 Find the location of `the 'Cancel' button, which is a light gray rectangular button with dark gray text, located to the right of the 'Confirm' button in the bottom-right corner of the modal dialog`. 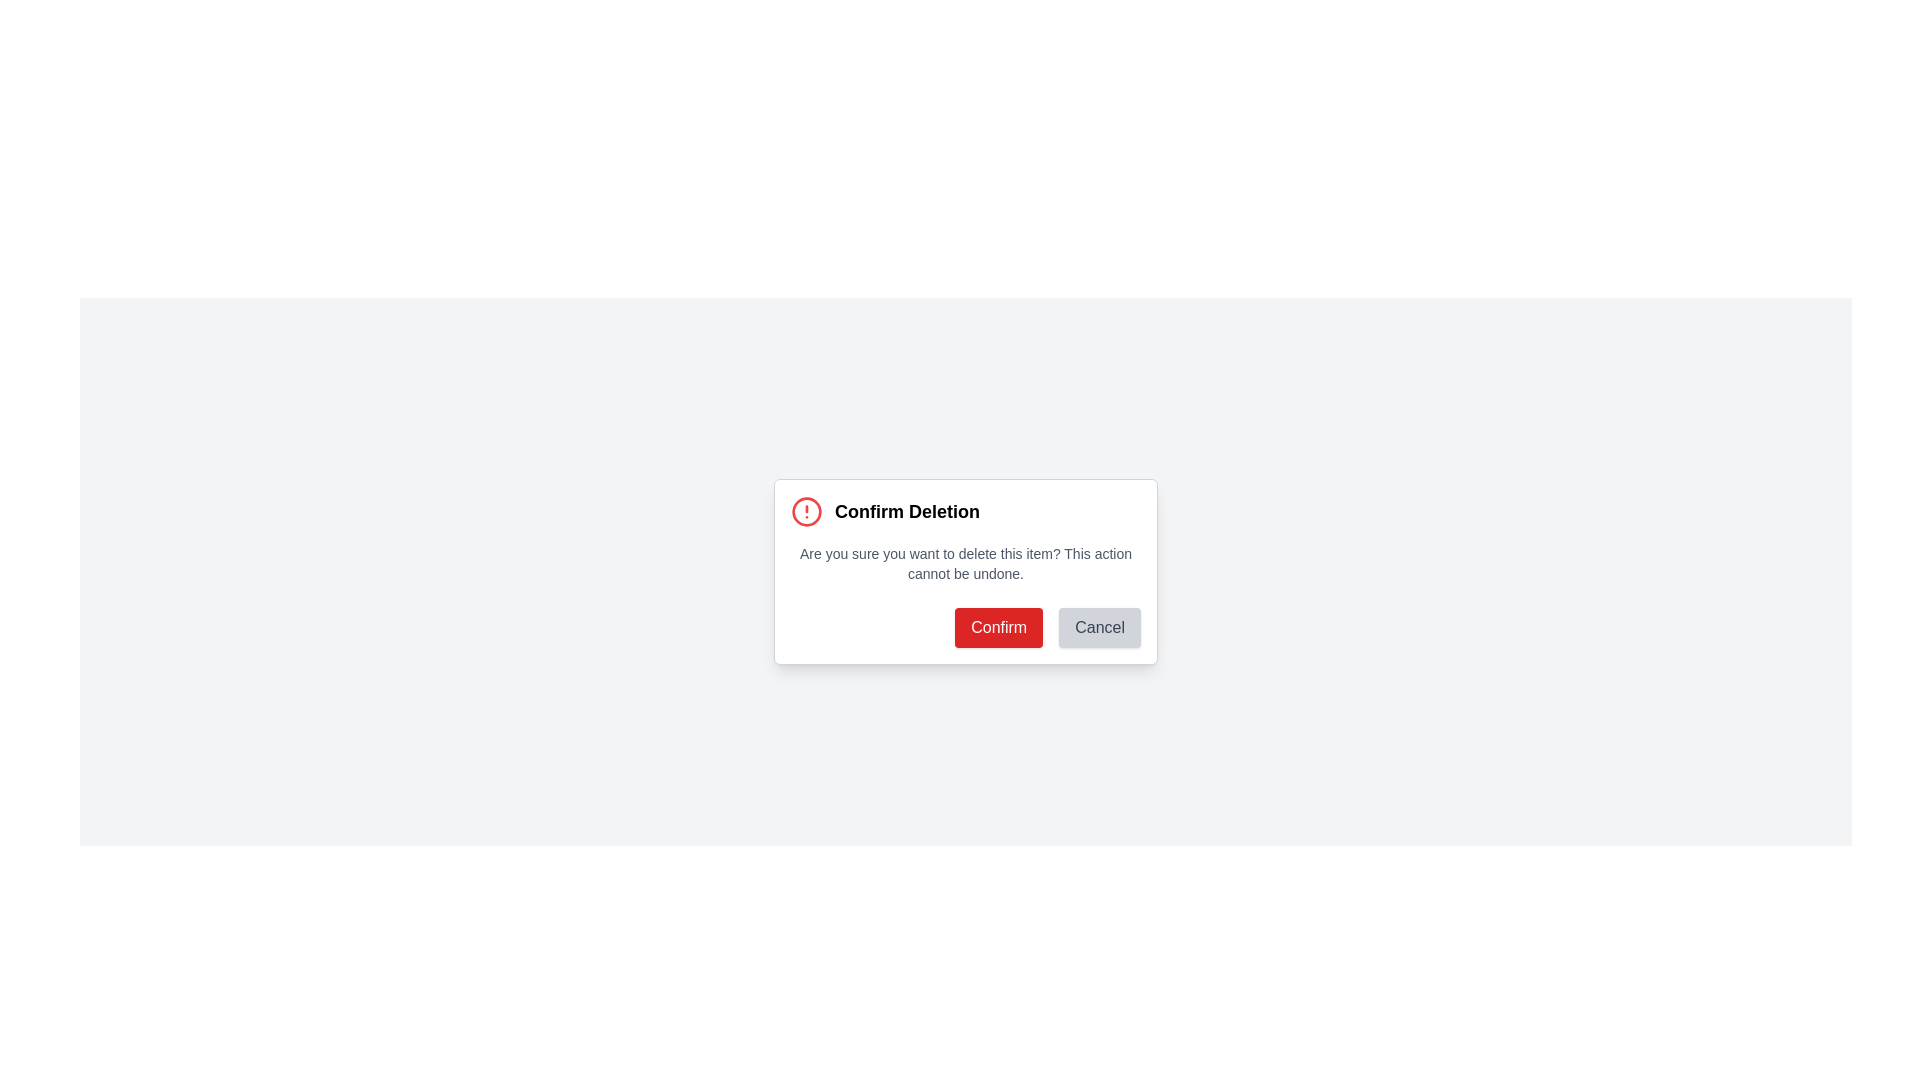

the 'Cancel' button, which is a light gray rectangular button with dark gray text, located to the right of the 'Confirm' button in the bottom-right corner of the modal dialog is located at coordinates (1099, 627).